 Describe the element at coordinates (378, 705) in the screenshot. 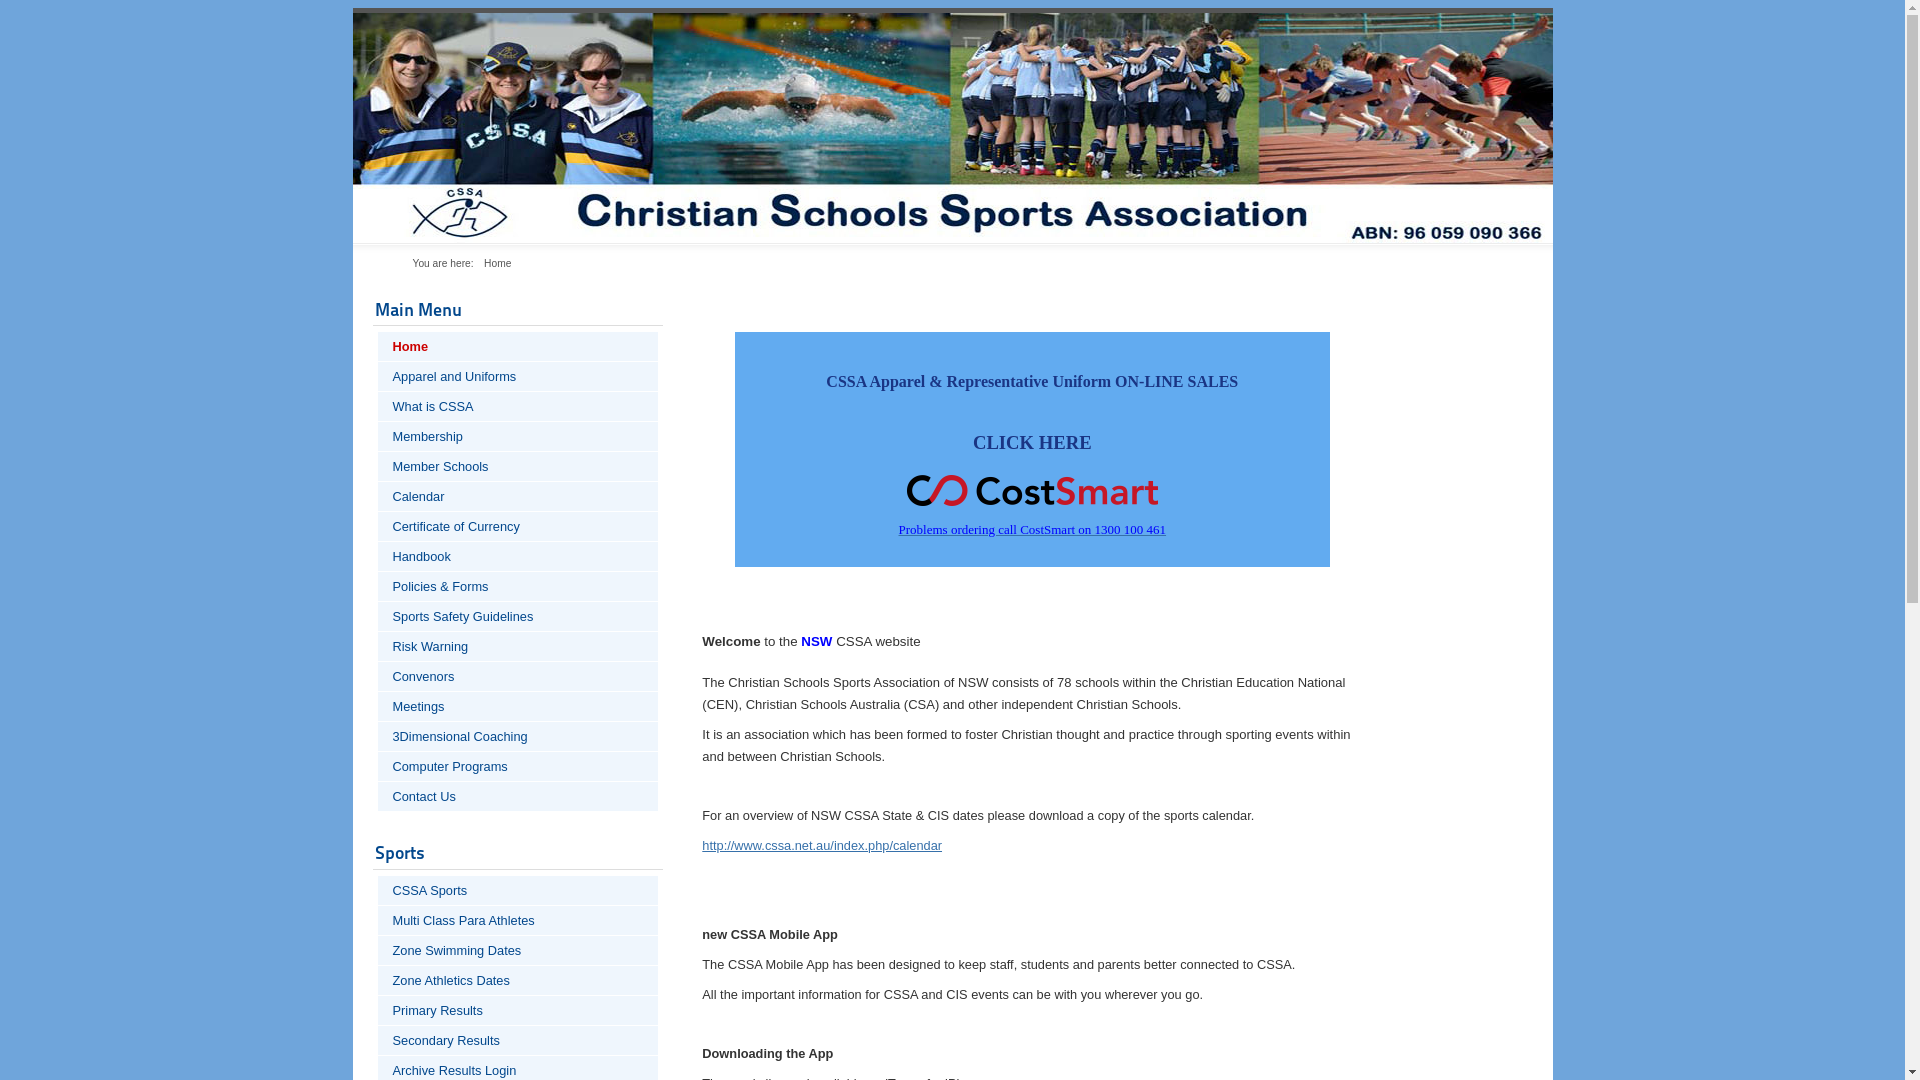

I see `'Meetings'` at that location.